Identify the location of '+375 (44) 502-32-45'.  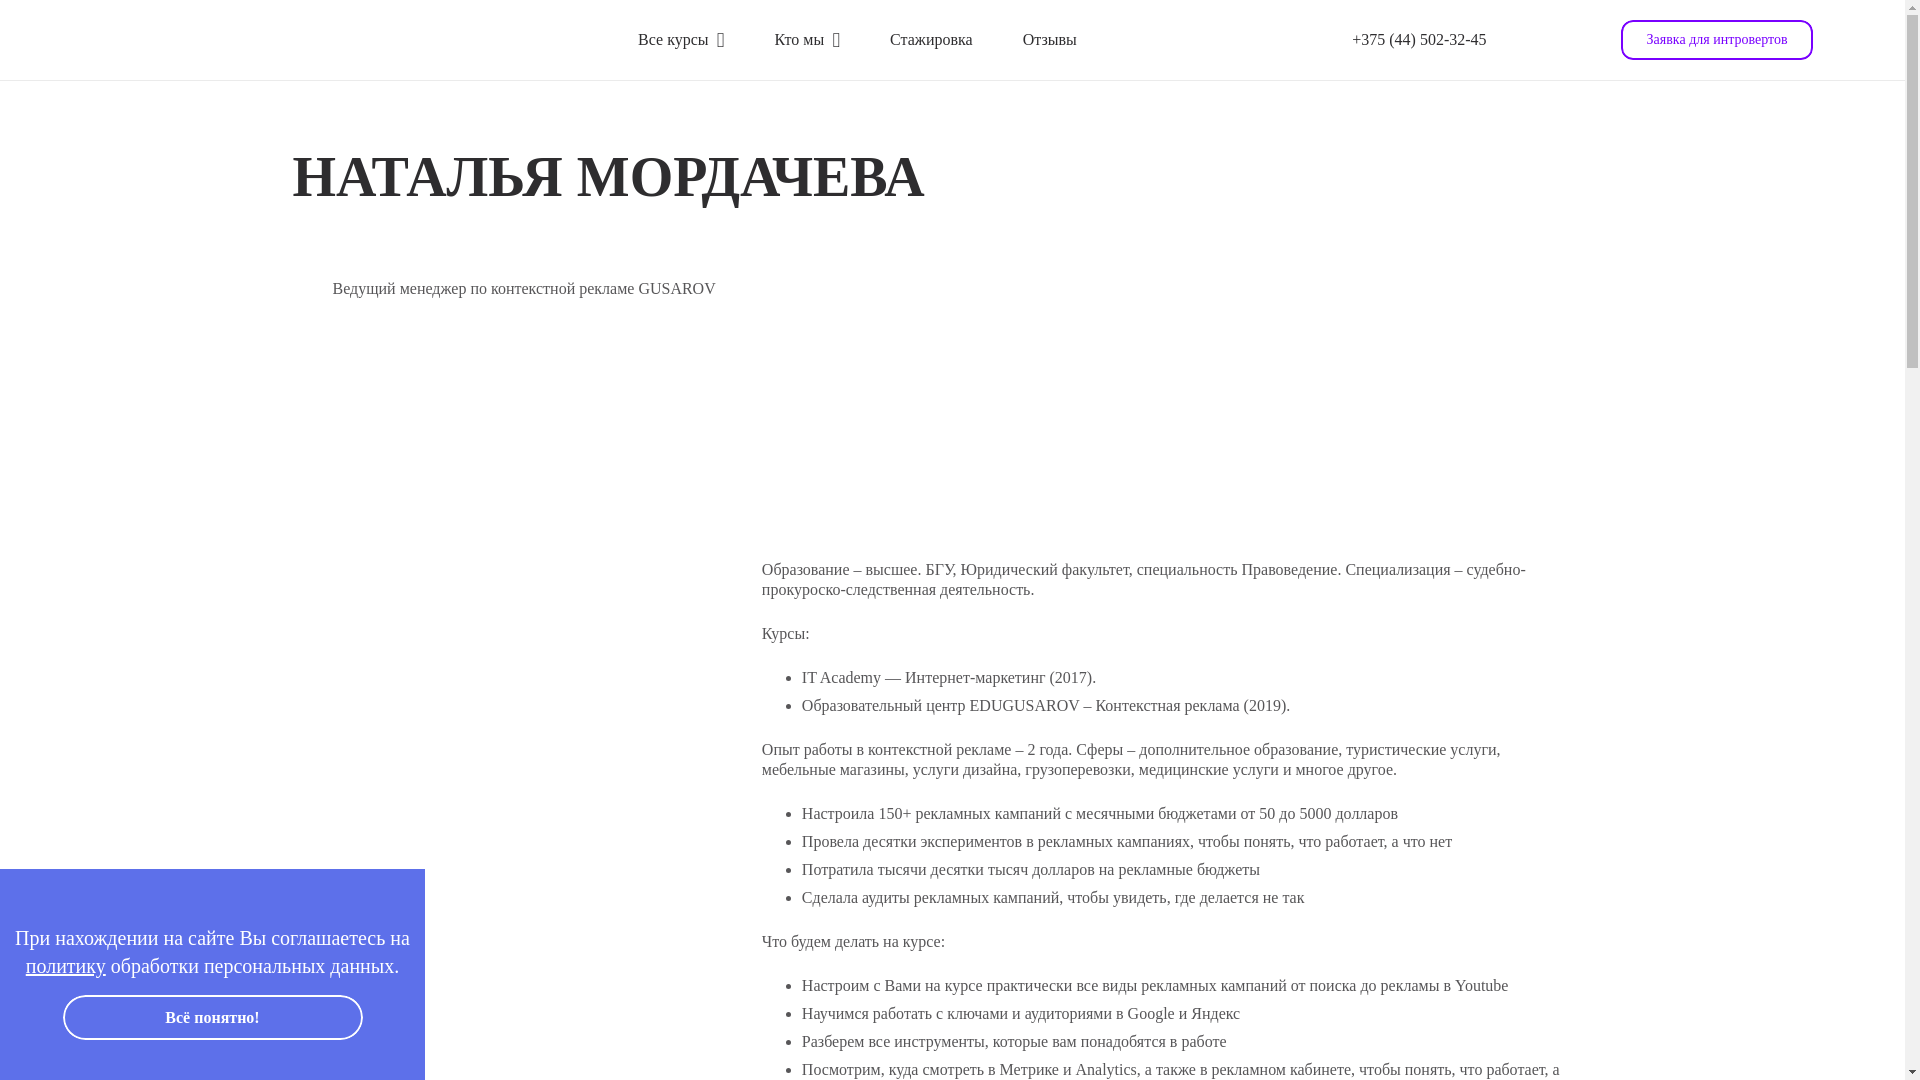
(1418, 39).